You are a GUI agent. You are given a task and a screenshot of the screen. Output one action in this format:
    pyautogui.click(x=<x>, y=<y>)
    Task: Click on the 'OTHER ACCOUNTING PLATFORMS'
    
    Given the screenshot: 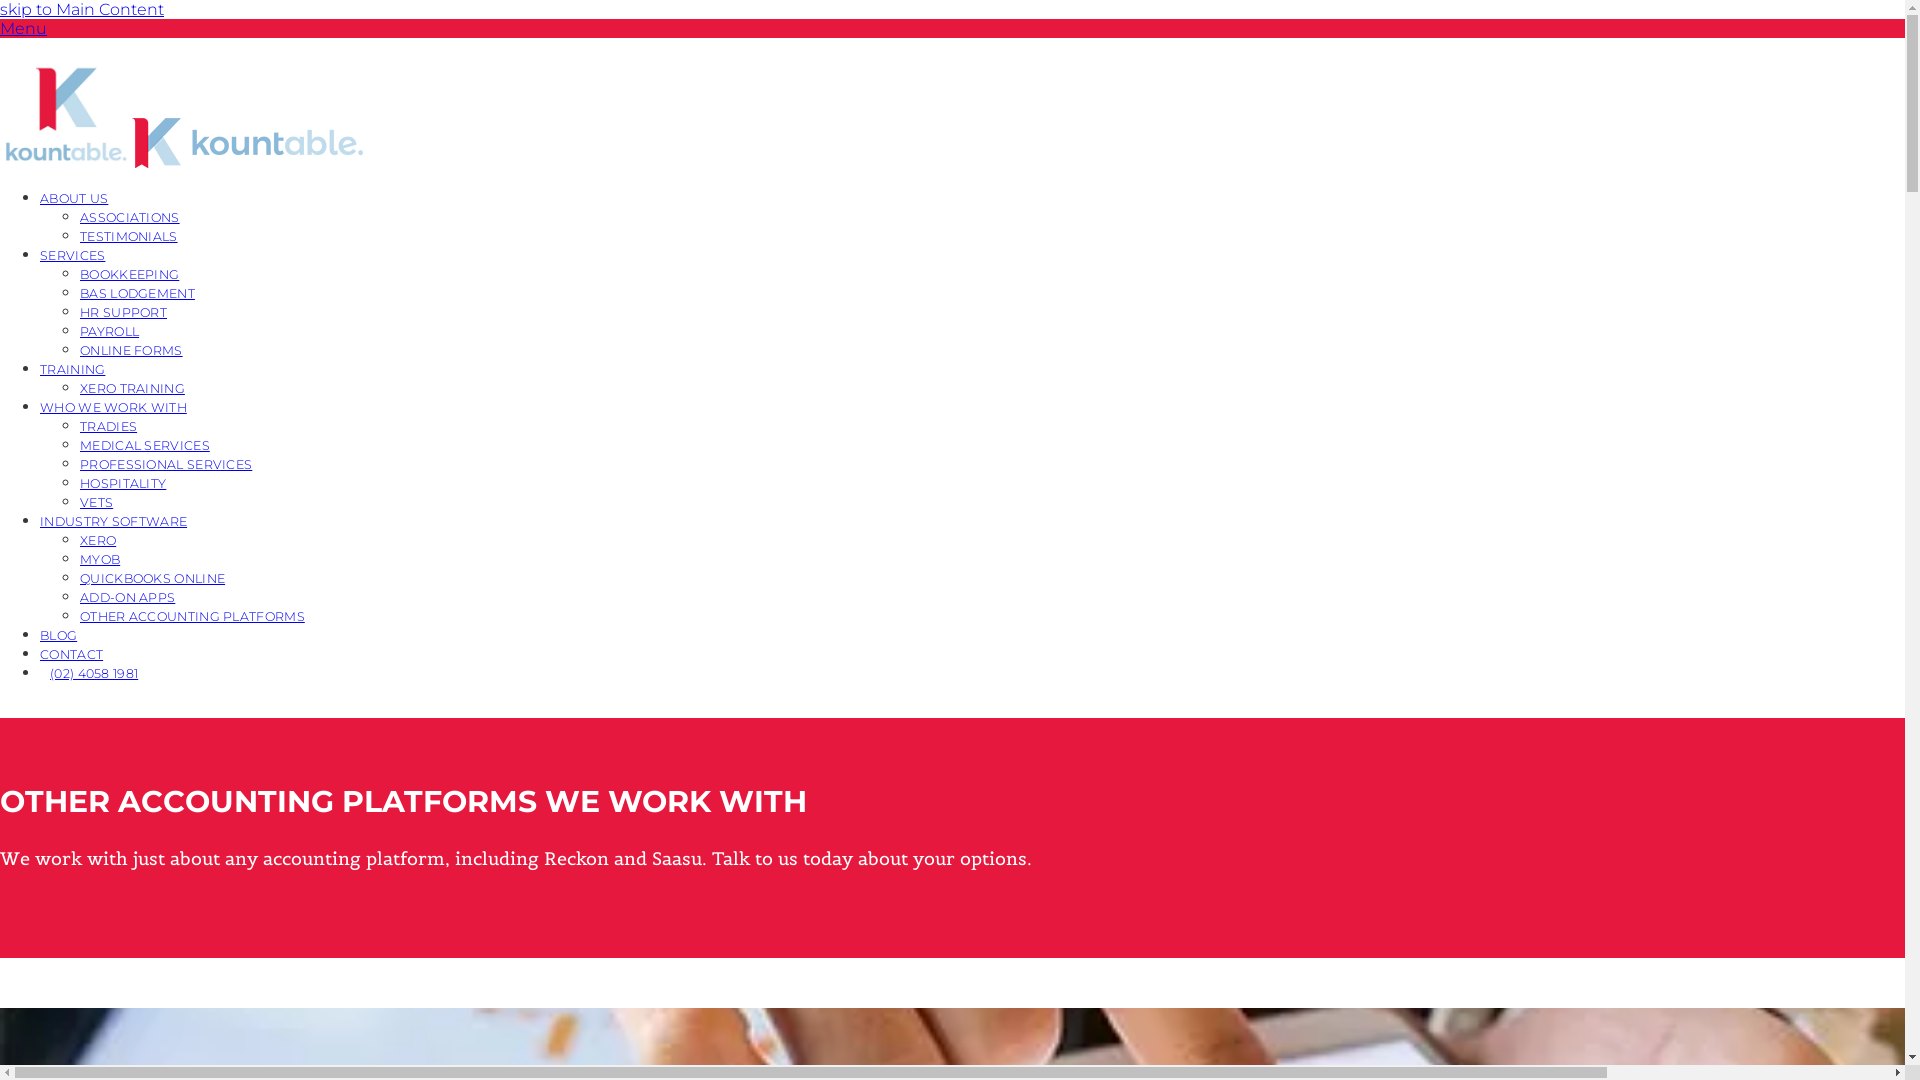 What is the action you would take?
    pyautogui.click(x=192, y=614)
    